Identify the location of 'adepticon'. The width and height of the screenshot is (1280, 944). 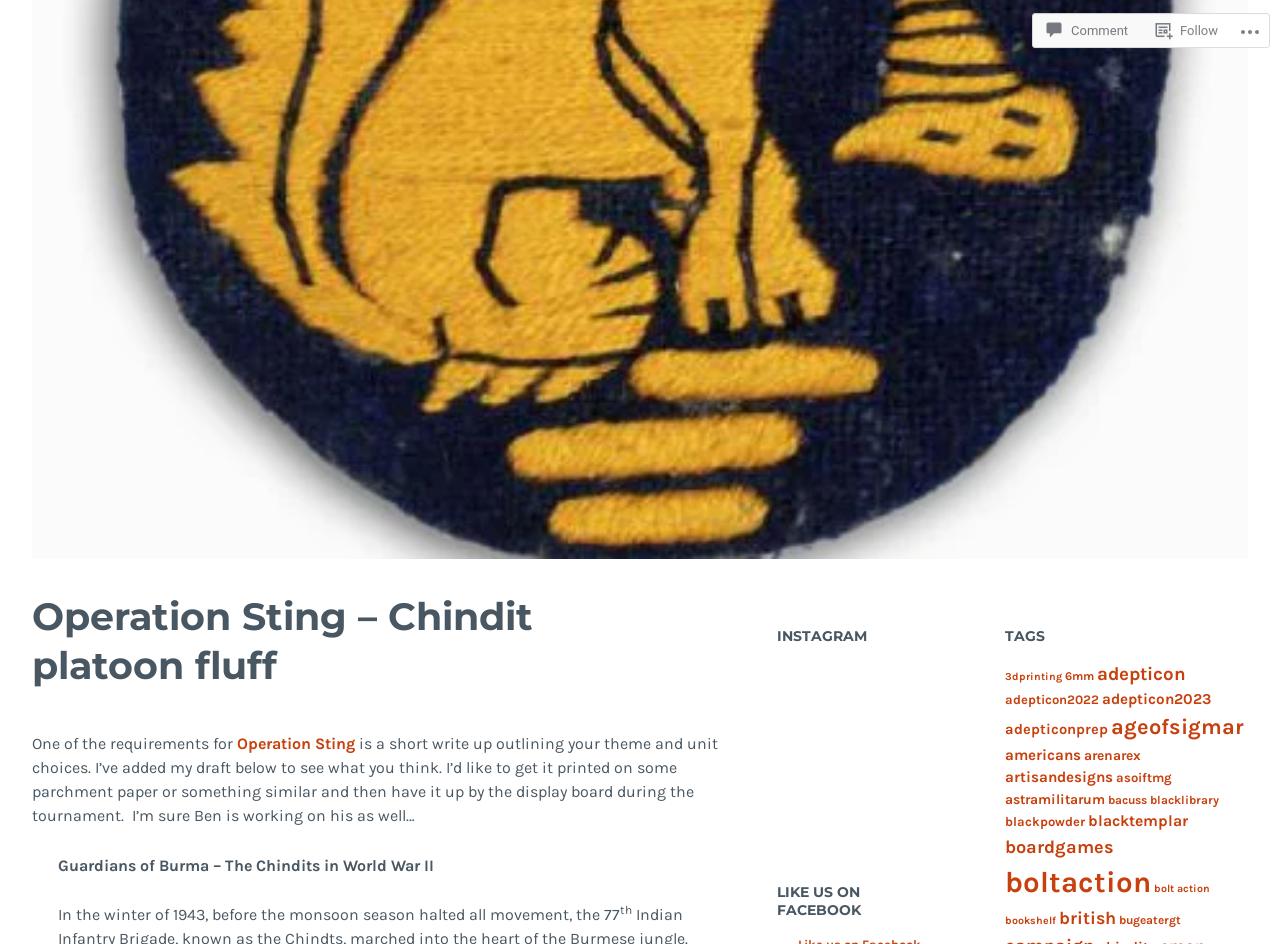
(1140, 673).